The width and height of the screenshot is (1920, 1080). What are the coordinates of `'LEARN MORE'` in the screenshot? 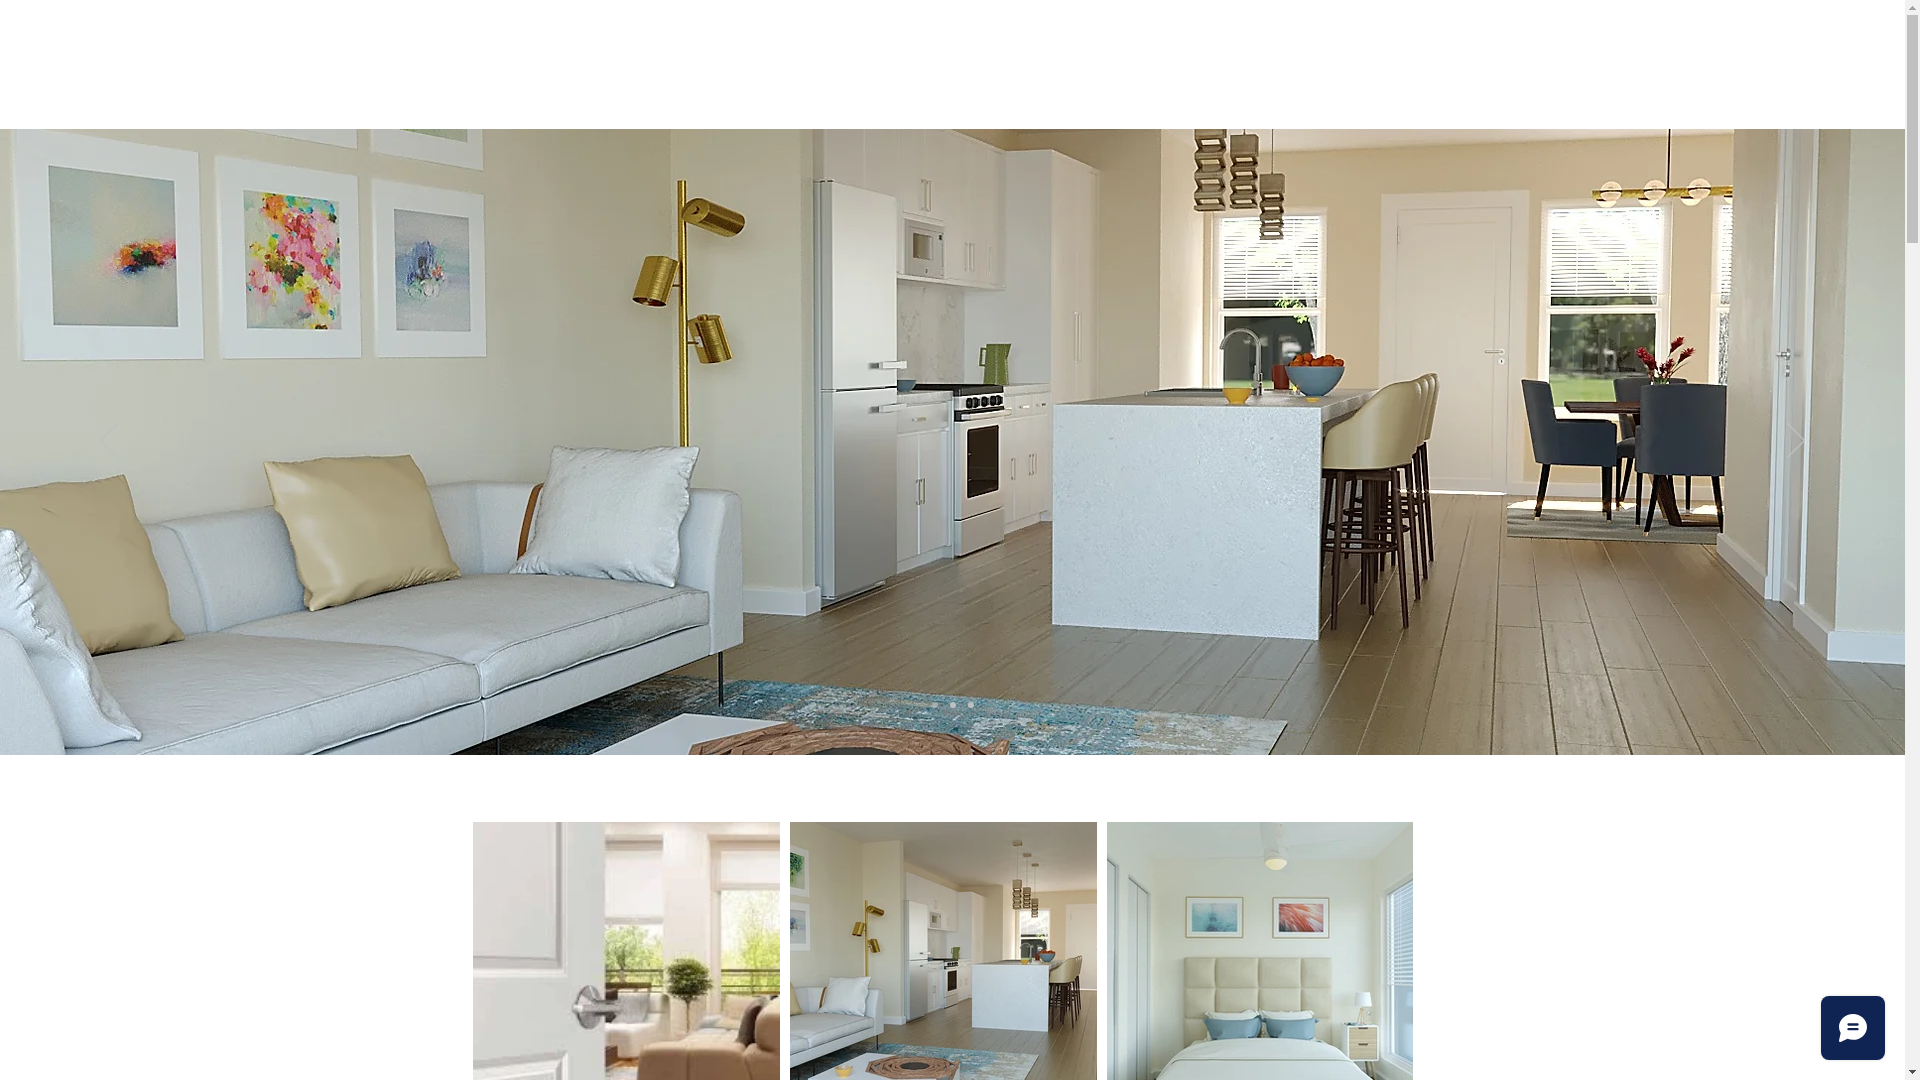 It's located at (1197, 104).